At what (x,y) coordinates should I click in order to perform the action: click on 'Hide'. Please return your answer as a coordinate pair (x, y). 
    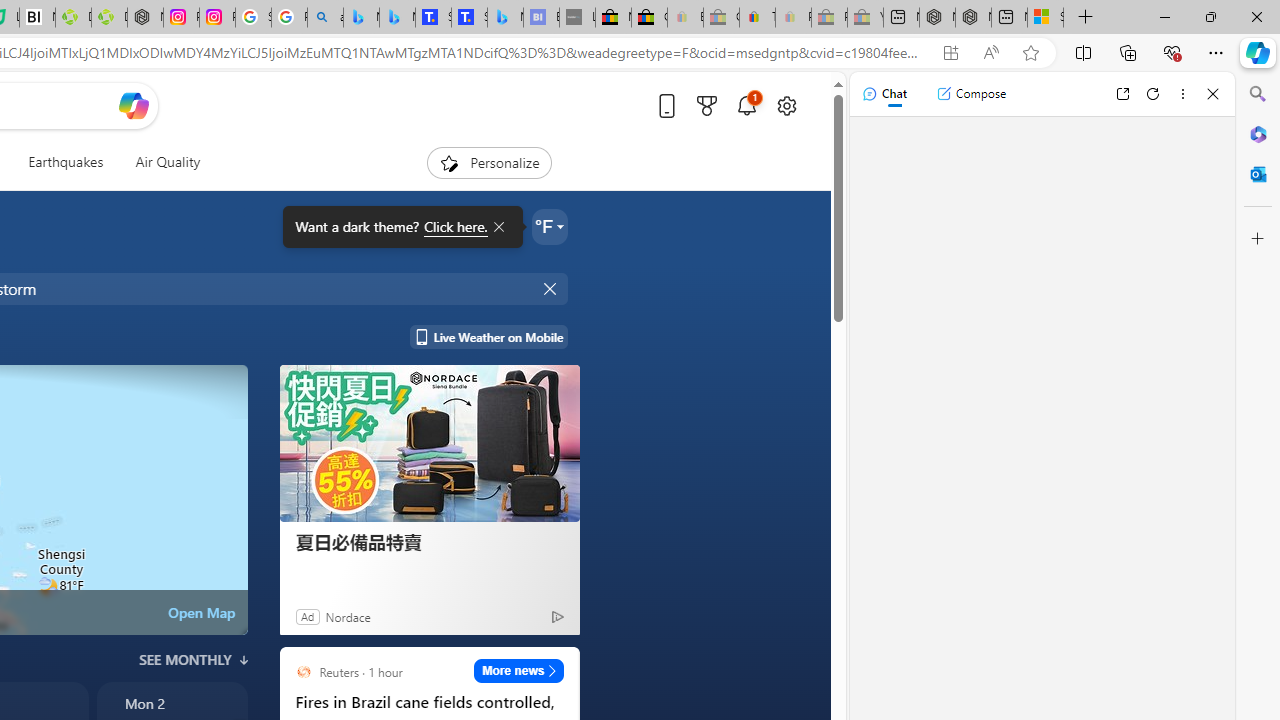
    Looking at the image, I should click on (551, 289).